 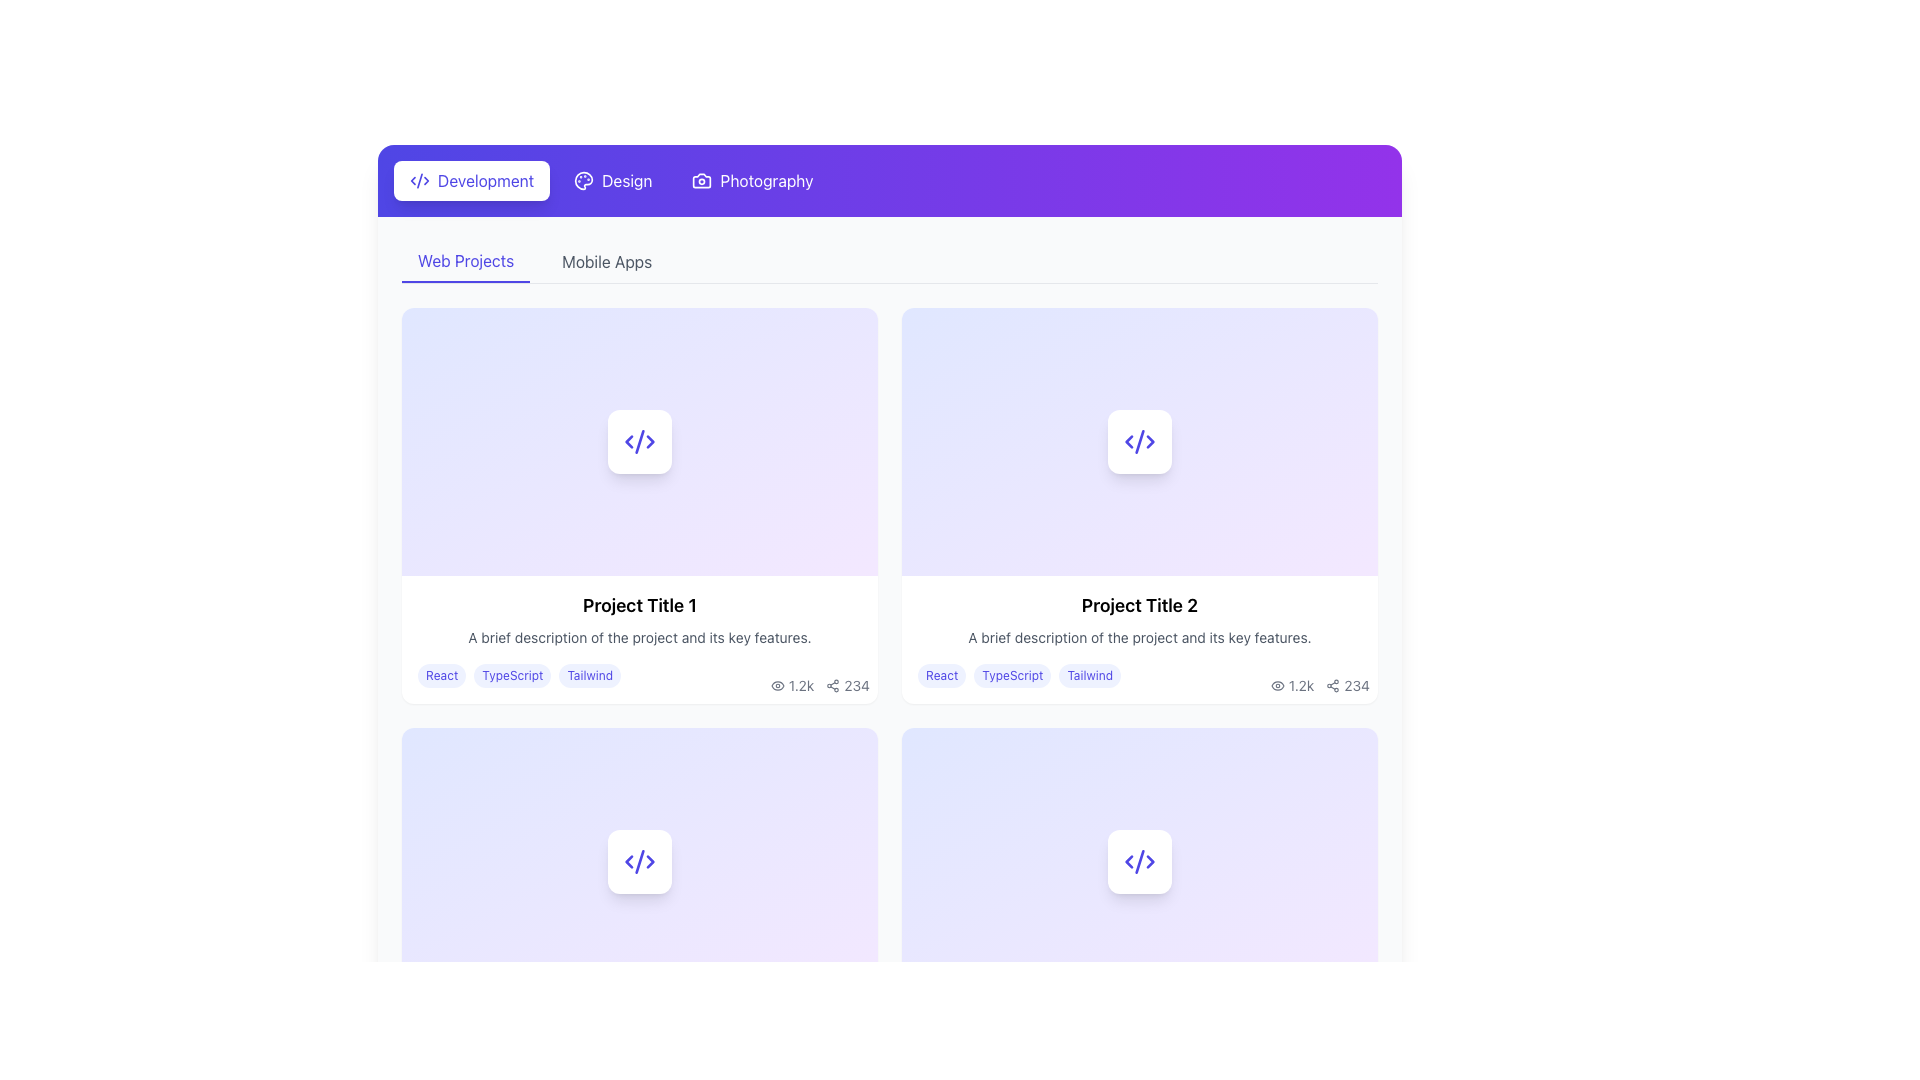 I want to click on the leftmost button in the group of three circular buttons located in the bottom row of the grid layout, so click(x=772, y=751).